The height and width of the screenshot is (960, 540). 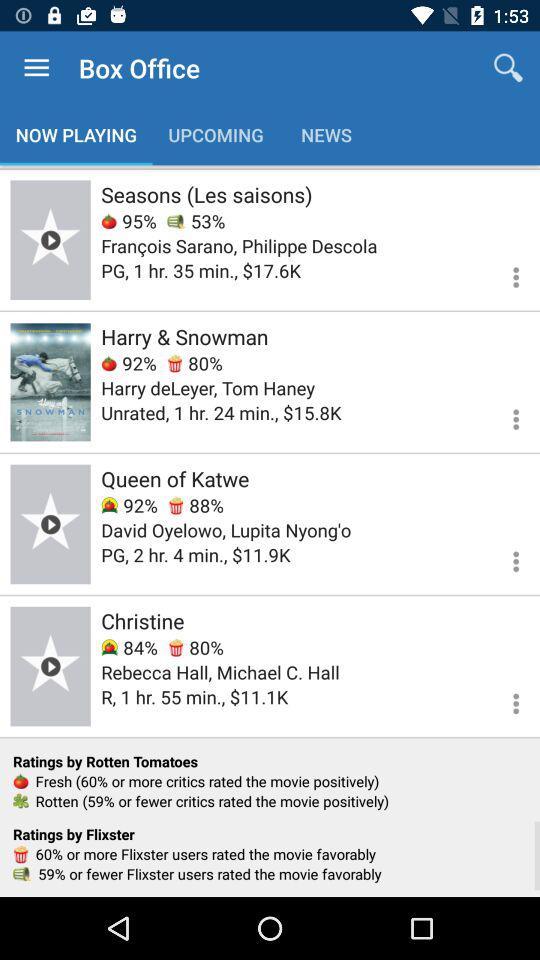 I want to click on this, so click(x=50, y=666).